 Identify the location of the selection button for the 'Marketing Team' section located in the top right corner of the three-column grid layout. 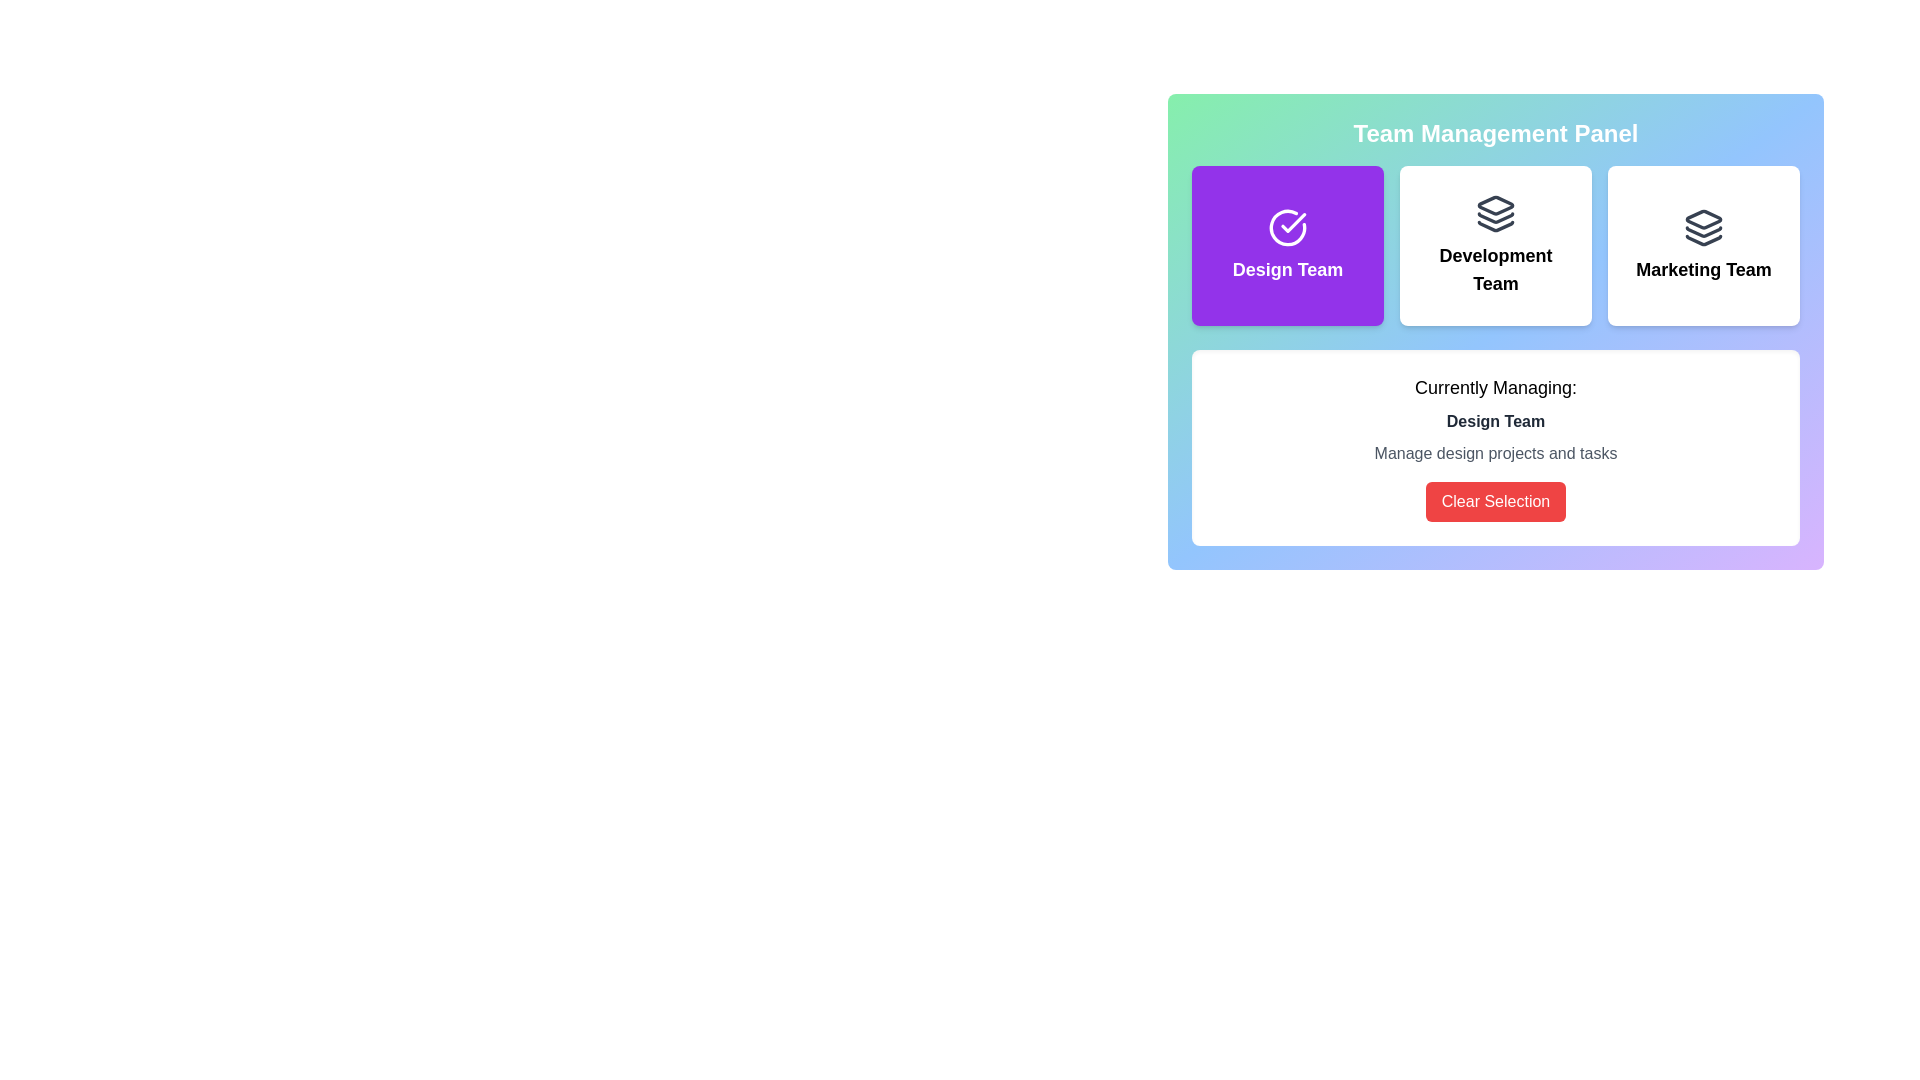
(1703, 245).